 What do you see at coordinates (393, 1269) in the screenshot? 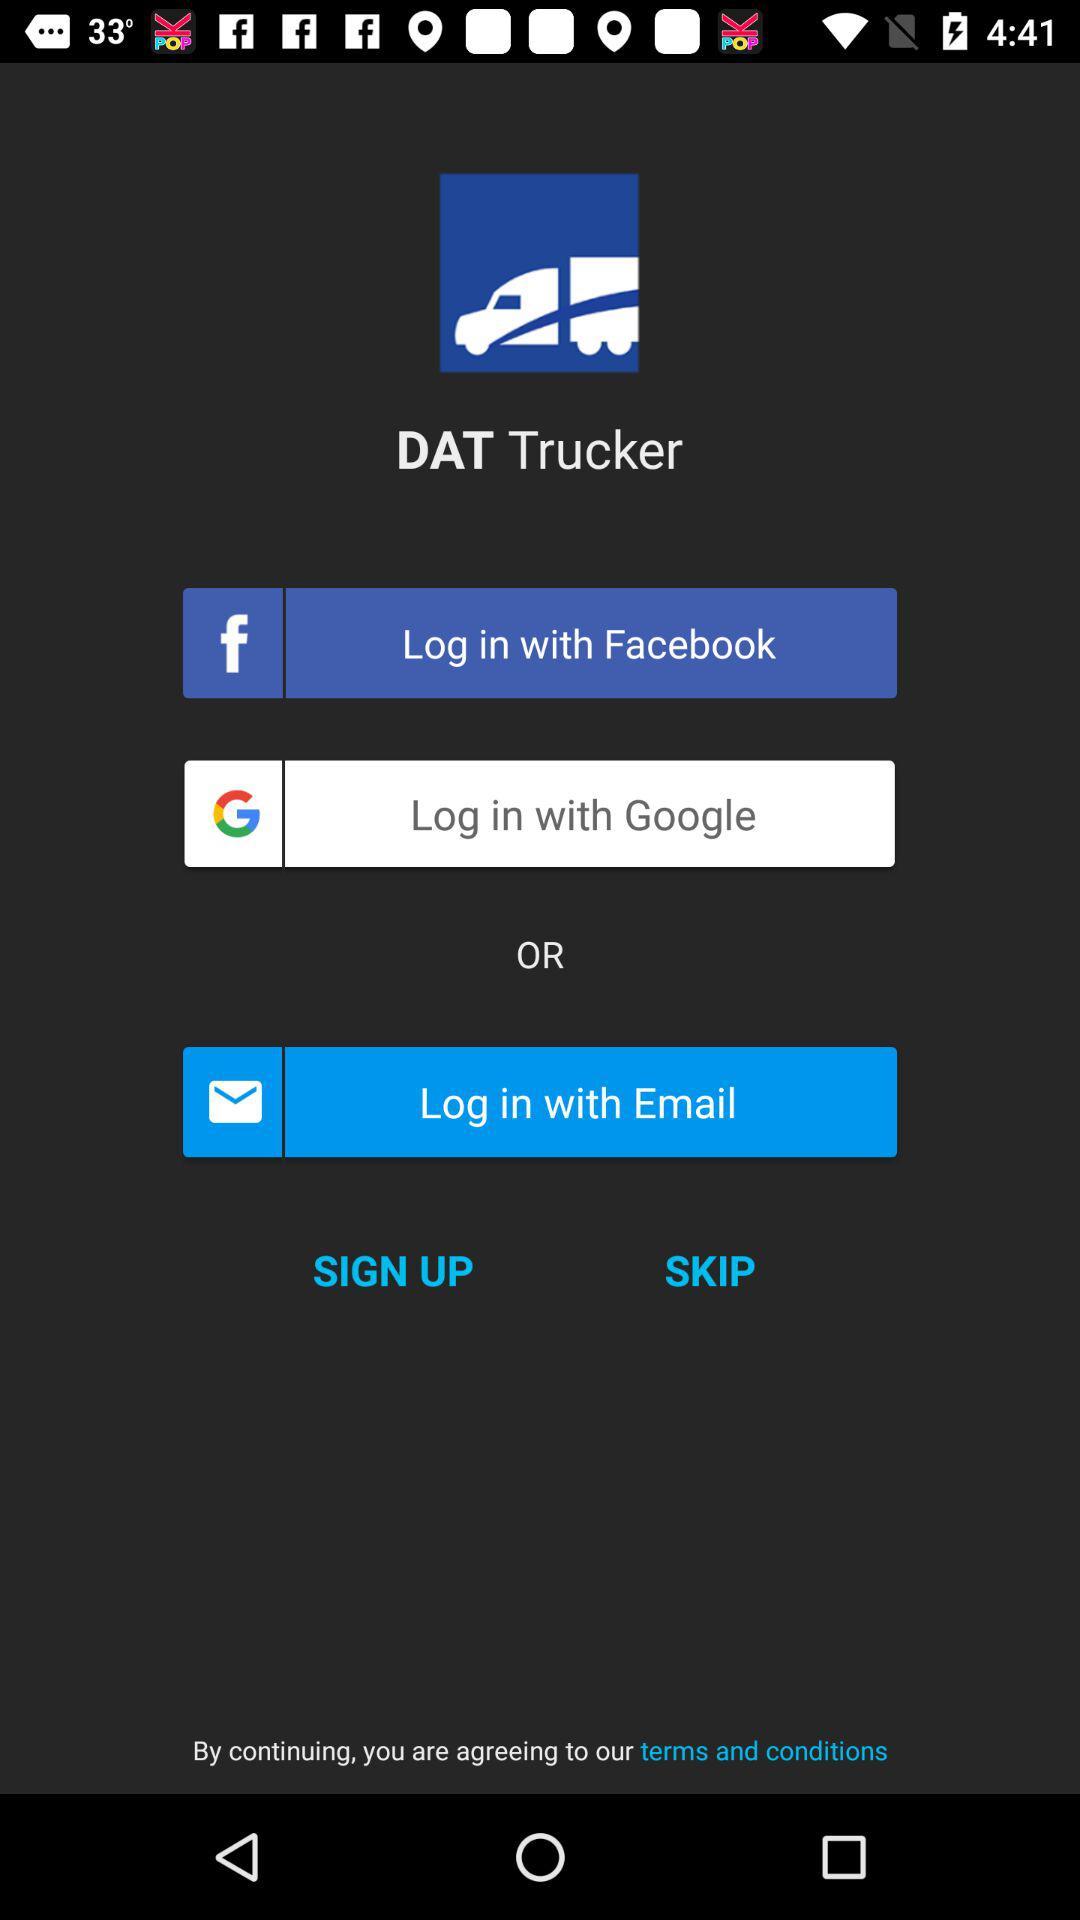
I see `the icon above the by continuing you icon` at bounding box center [393, 1269].